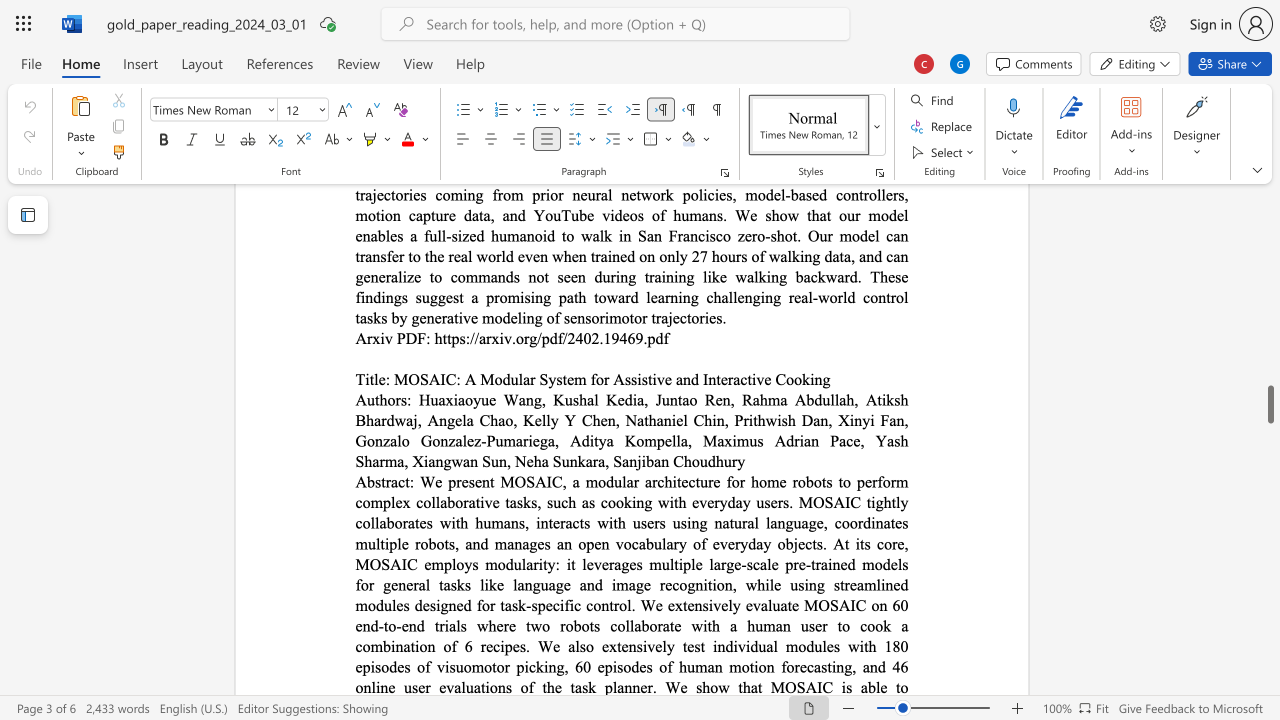  What do you see at coordinates (1269, 220) in the screenshot?
I see `the scrollbar to move the page up` at bounding box center [1269, 220].